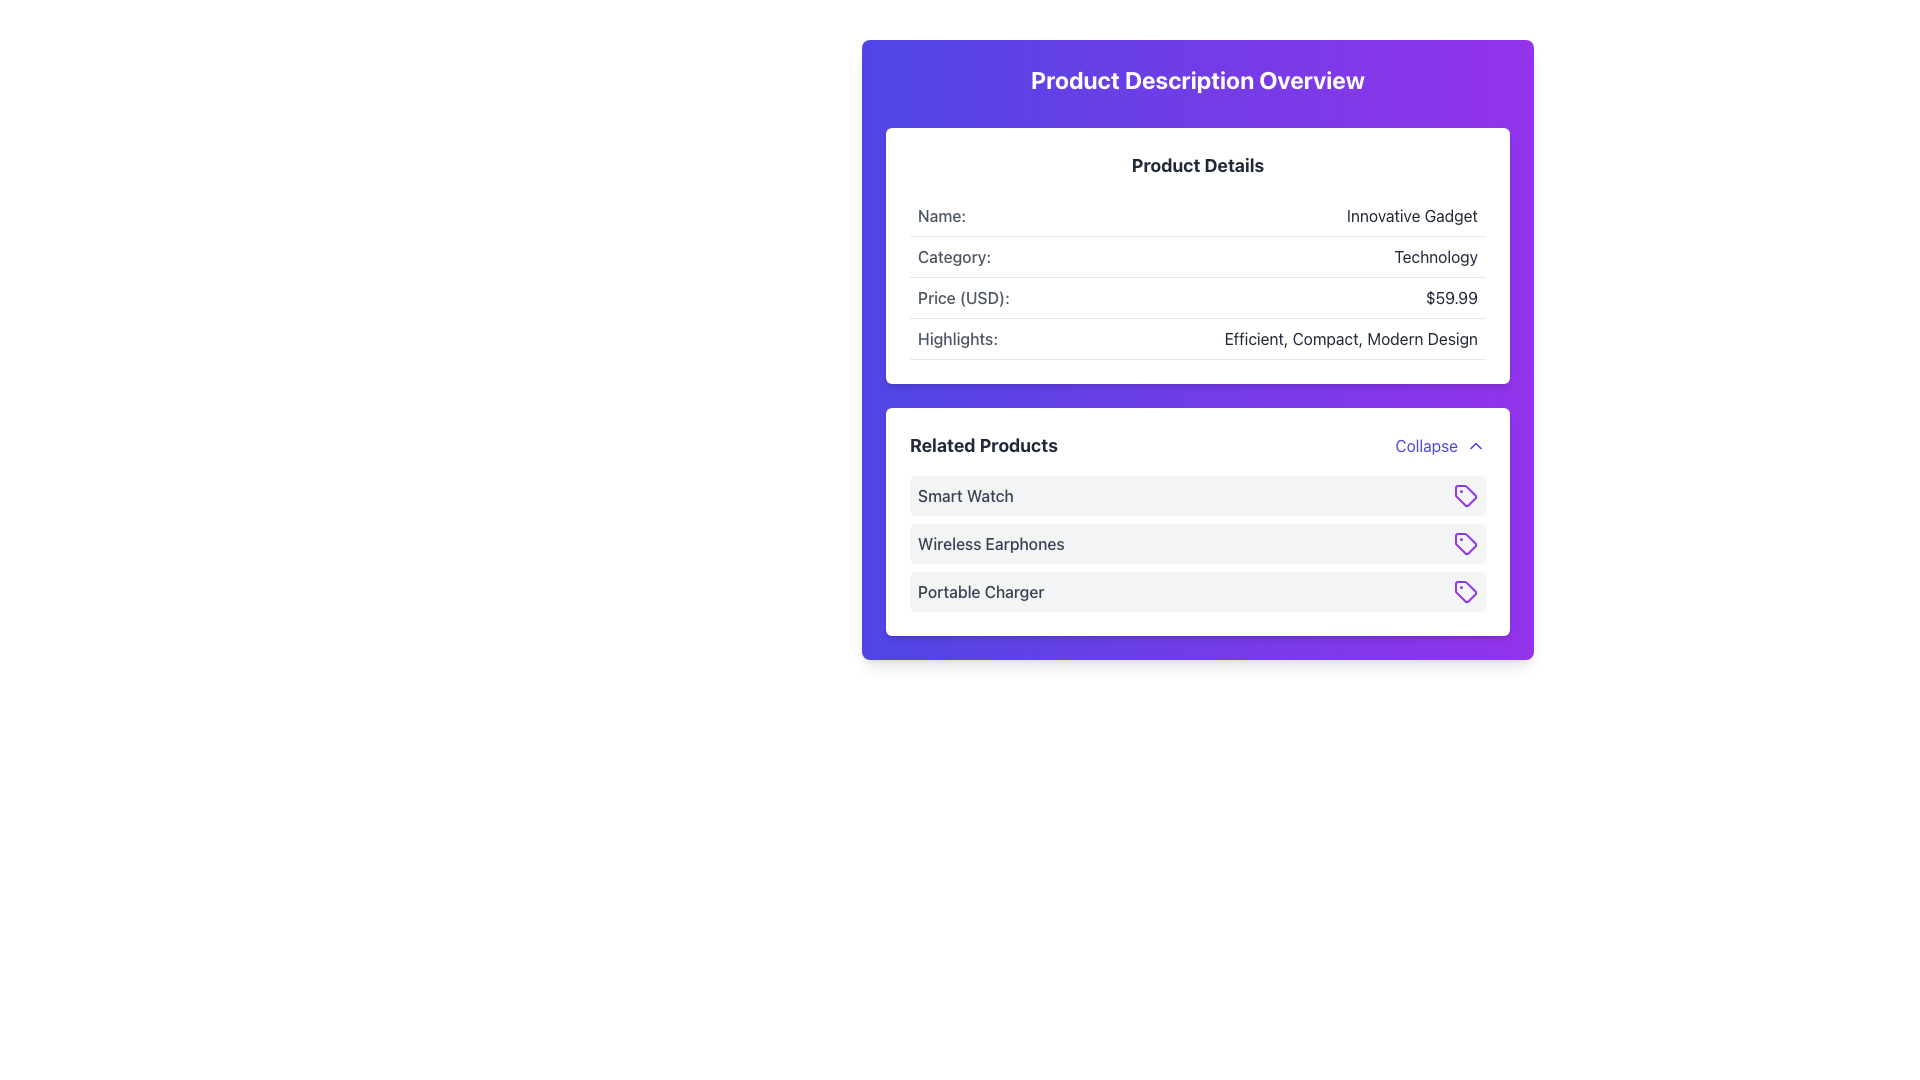 The height and width of the screenshot is (1080, 1920). What do you see at coordinates (991, 543) in the screenshot?
I see `the text label for the product located in the second item slot under the 'Related Products' section, which is situated between 'Smart Watch' and 'Portable Charger'` at bounding box center [991, 543].